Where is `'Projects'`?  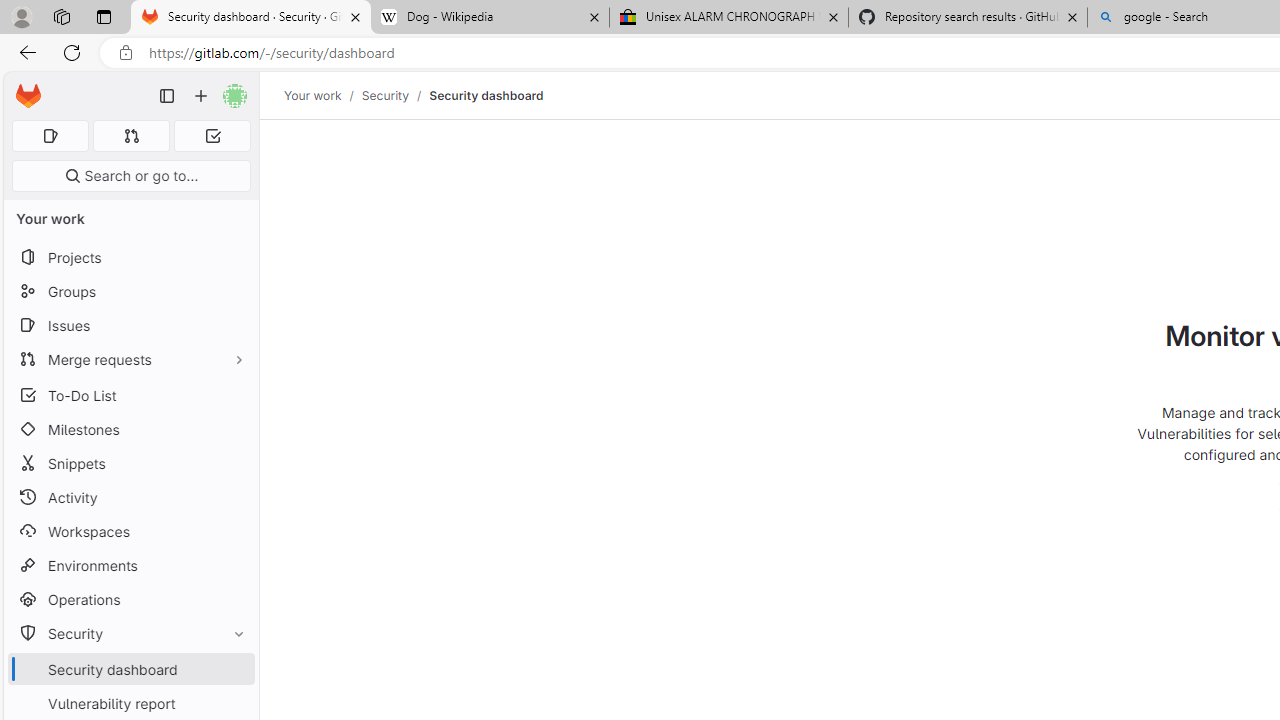 'Projects' is located at coordinates (130, 256).